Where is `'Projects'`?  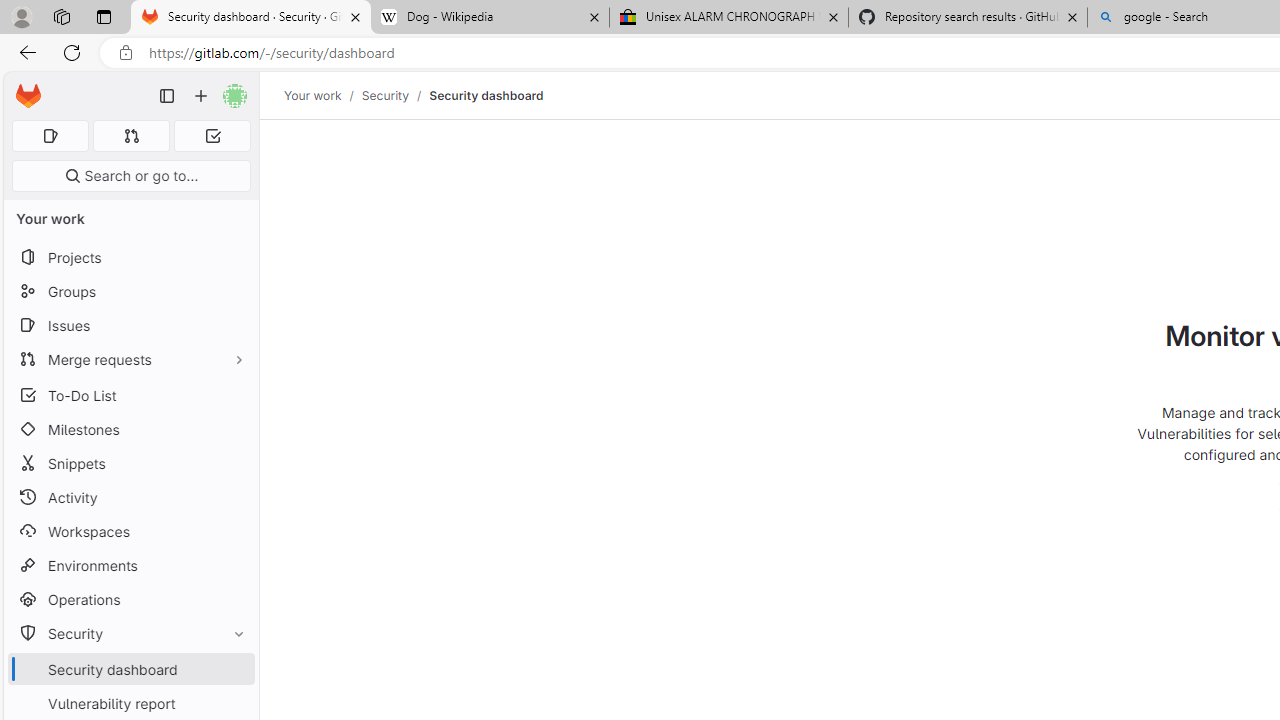 'Projects' is located at coordinates (130, 256).